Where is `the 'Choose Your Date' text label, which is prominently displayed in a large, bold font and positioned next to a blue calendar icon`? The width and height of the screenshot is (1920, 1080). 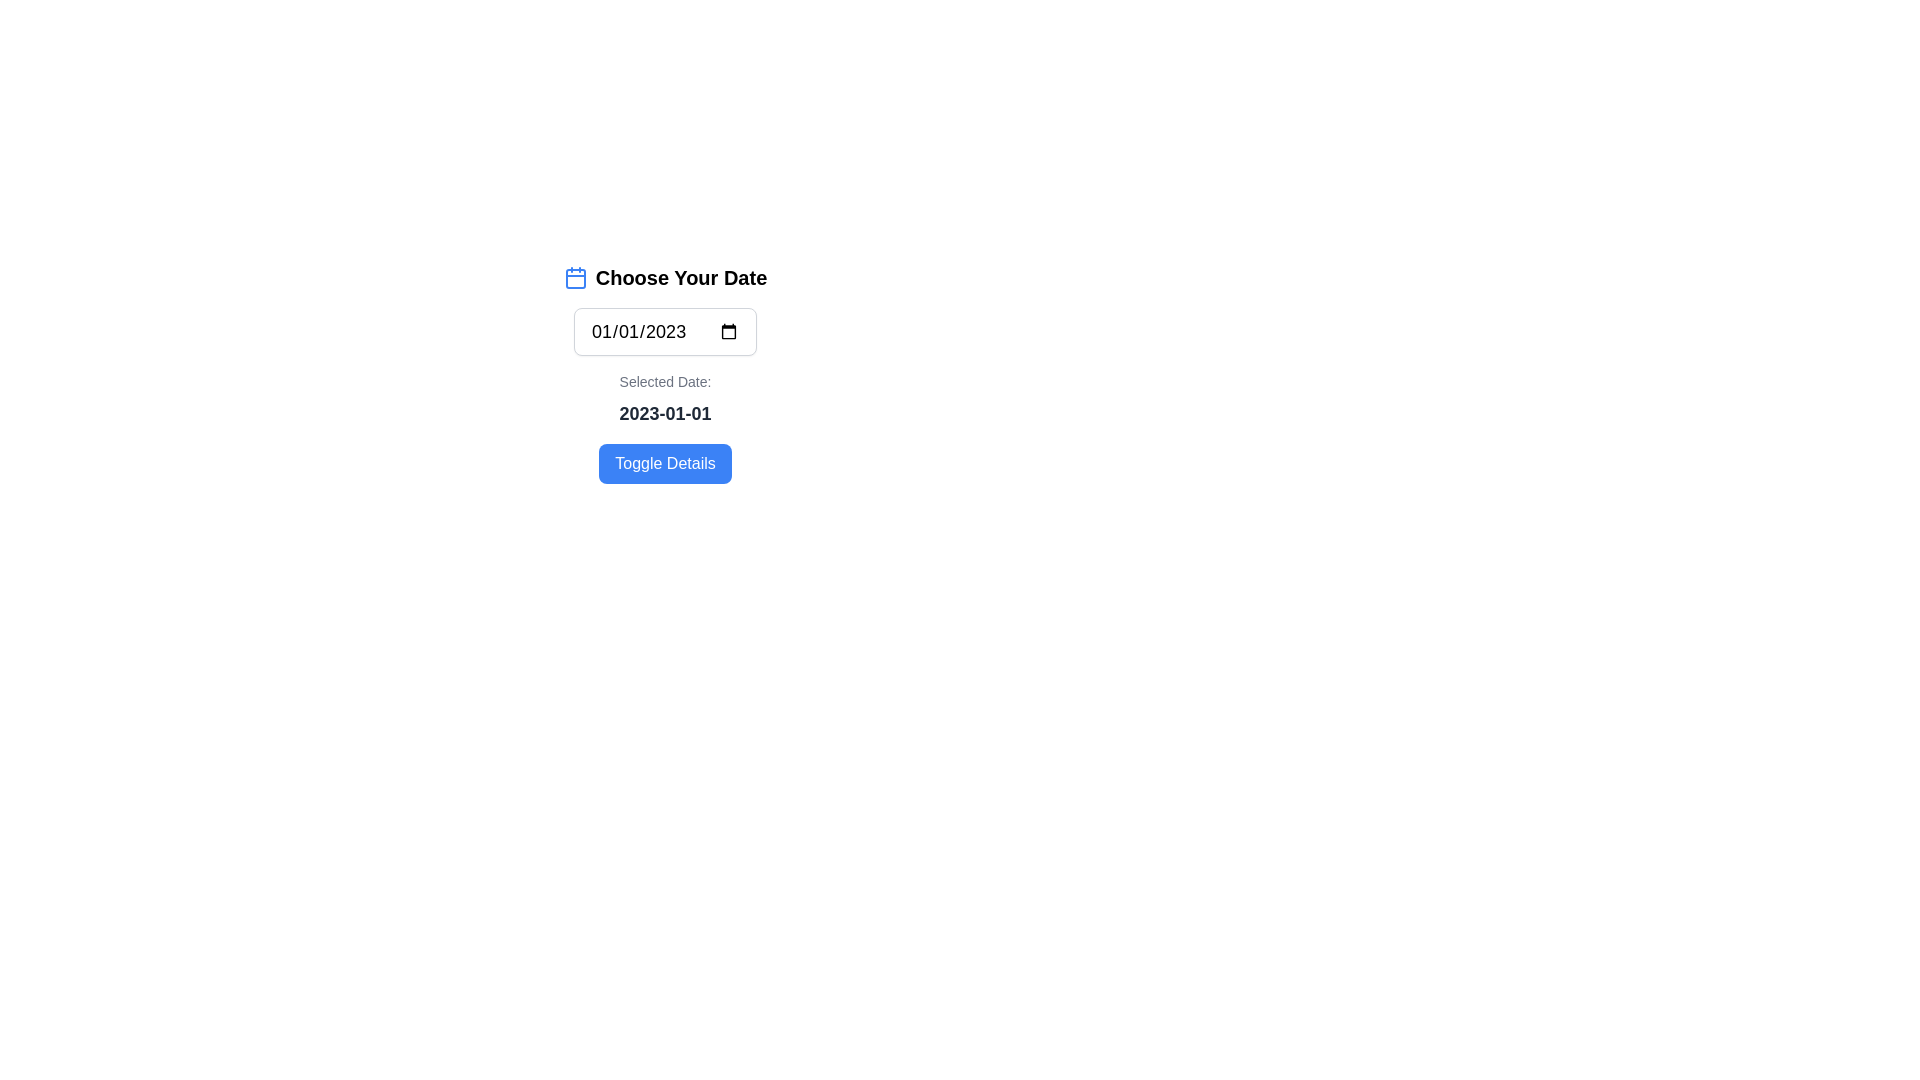
the 'Choose Your Date' text label, which is prominently displayed in a large, bold font and positioned next to a blue calendar icon is located at coordinates (681, 277).